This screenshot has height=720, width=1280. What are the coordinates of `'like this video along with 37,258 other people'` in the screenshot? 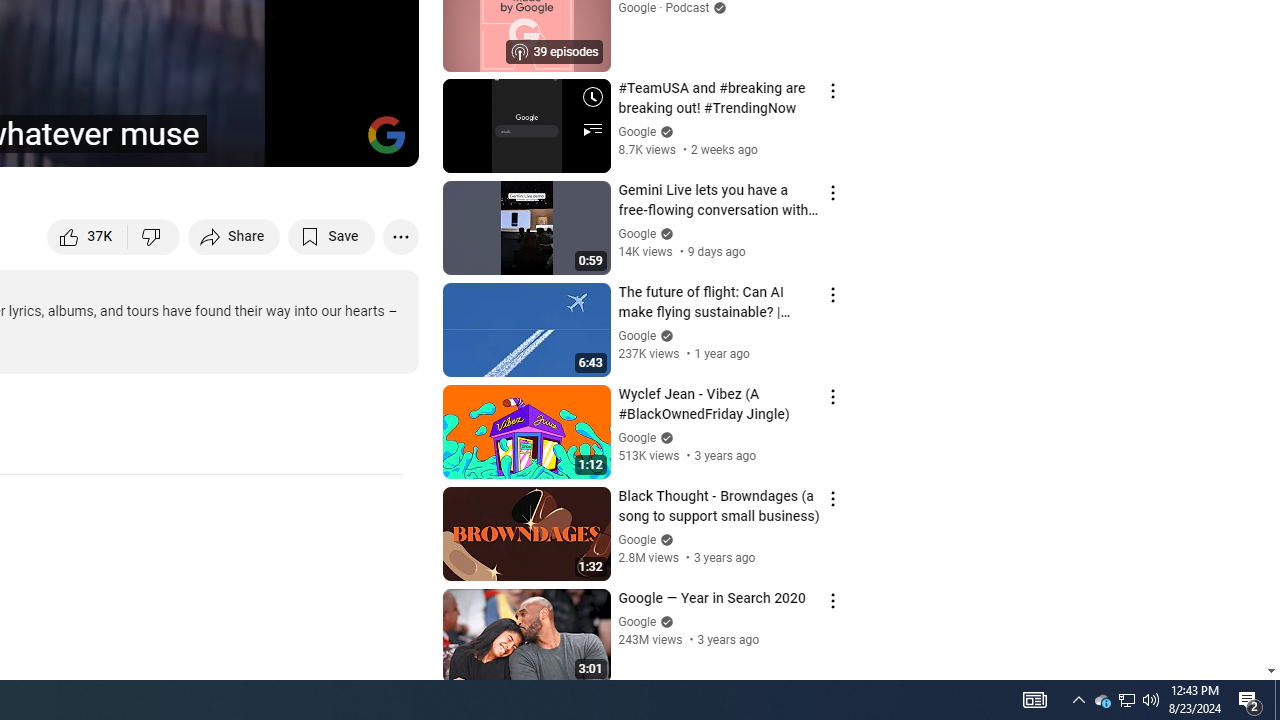 It's located at (87, 235).